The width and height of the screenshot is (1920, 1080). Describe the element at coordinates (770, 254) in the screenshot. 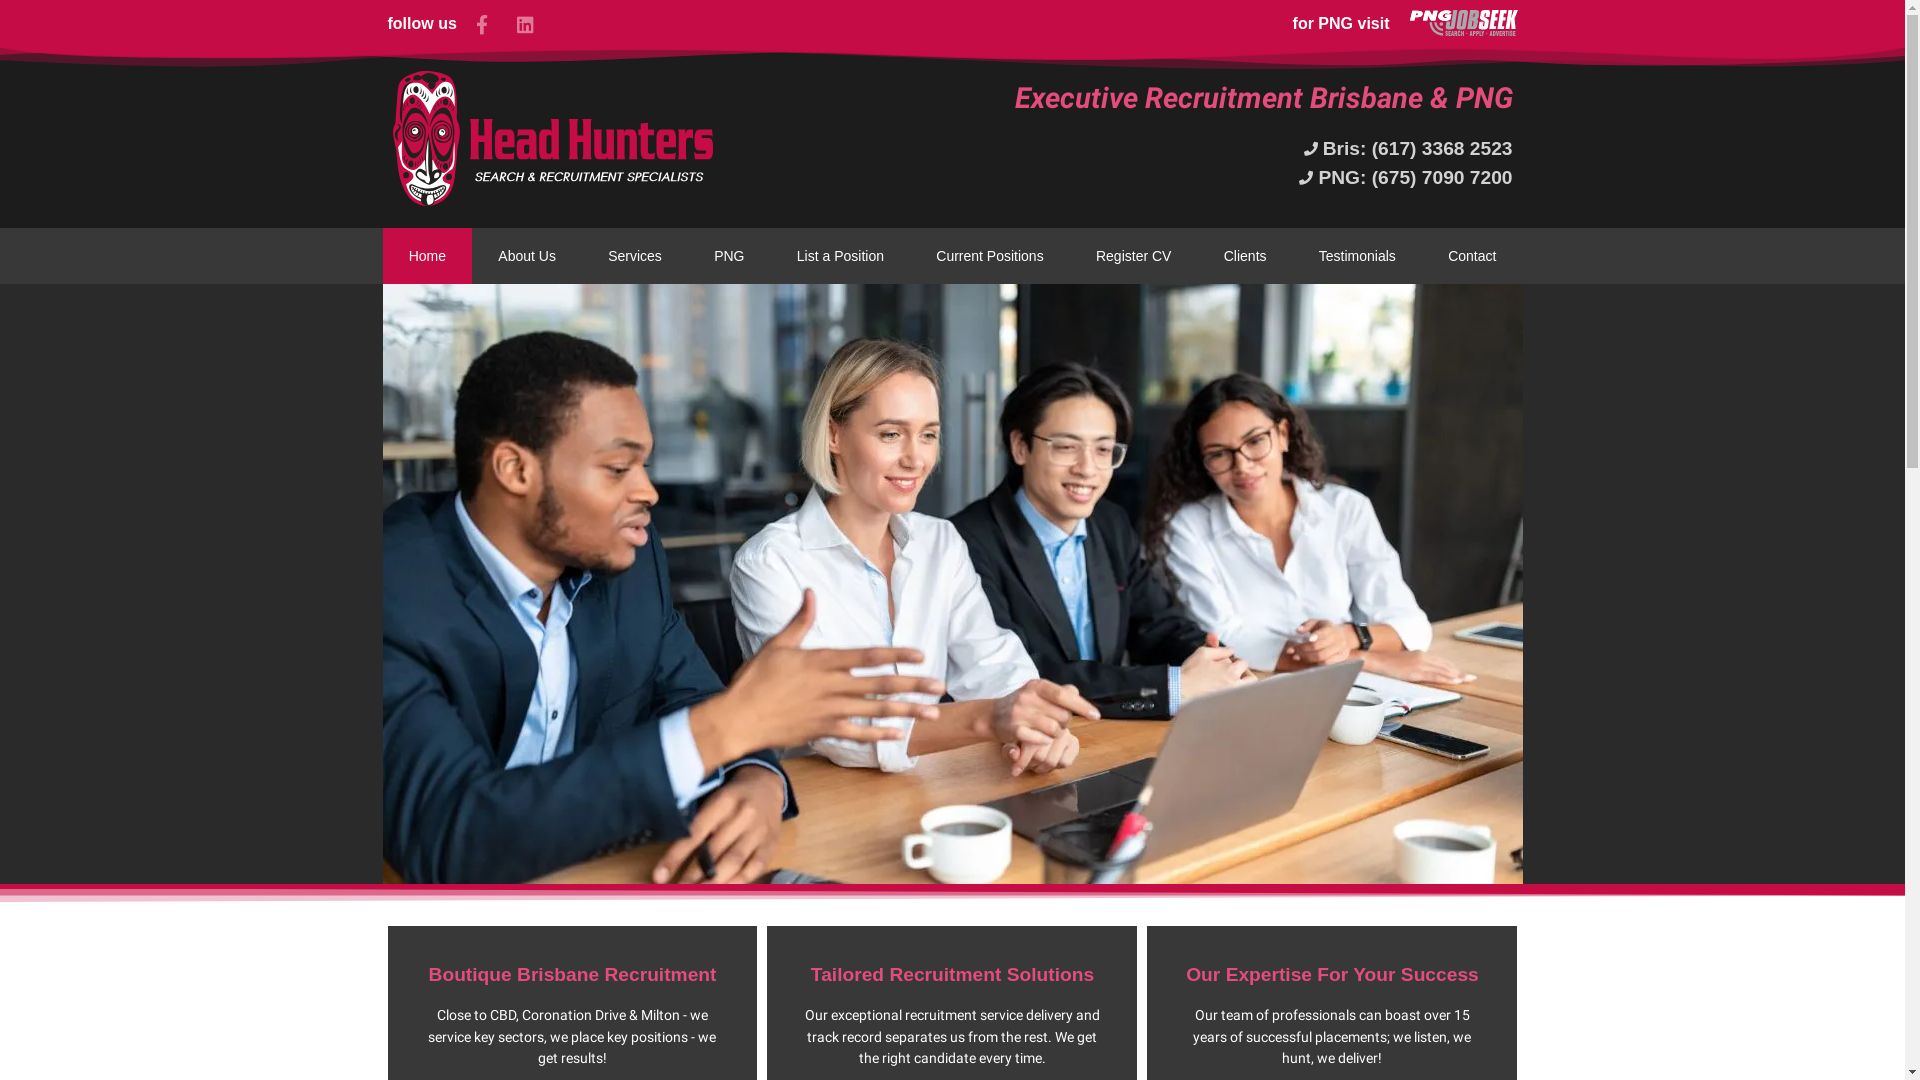

I see `'List a Position'` at that location.